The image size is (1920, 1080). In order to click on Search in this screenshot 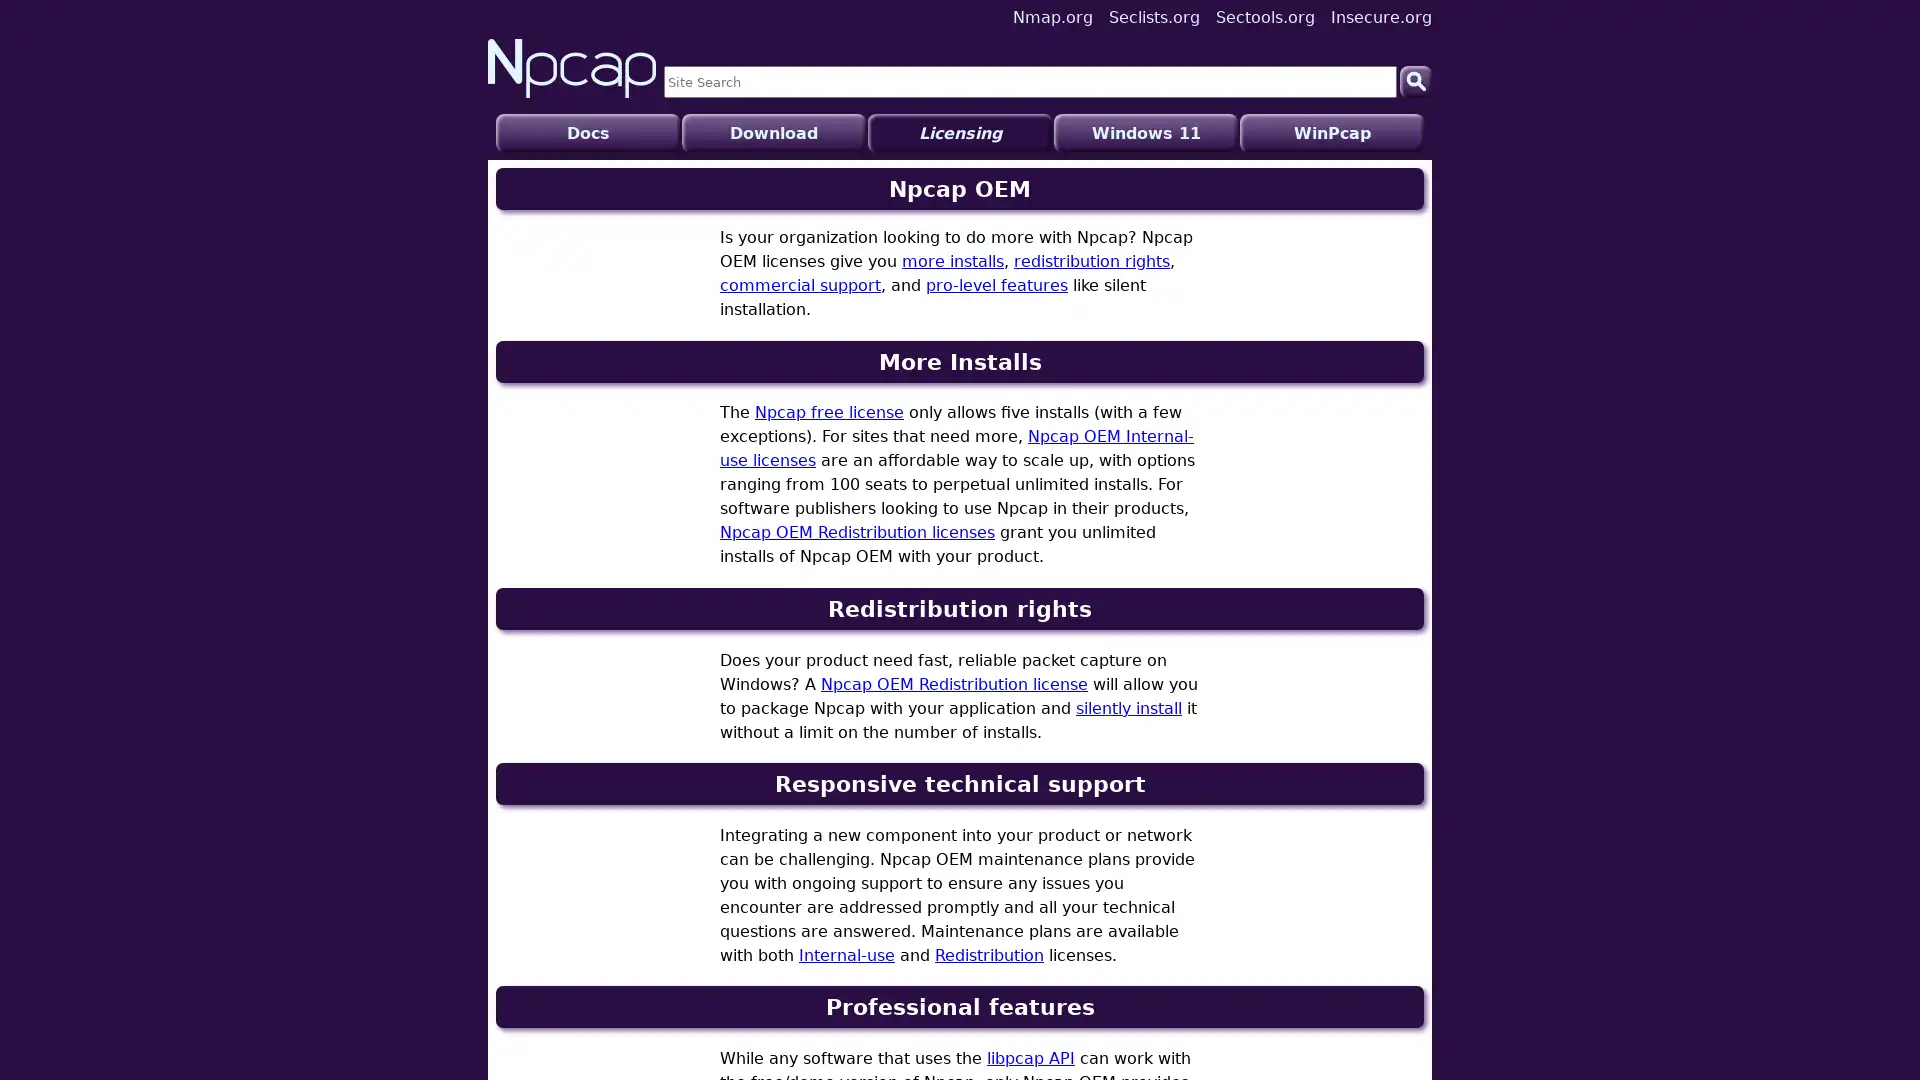, I will do `click(1415, 80)`.